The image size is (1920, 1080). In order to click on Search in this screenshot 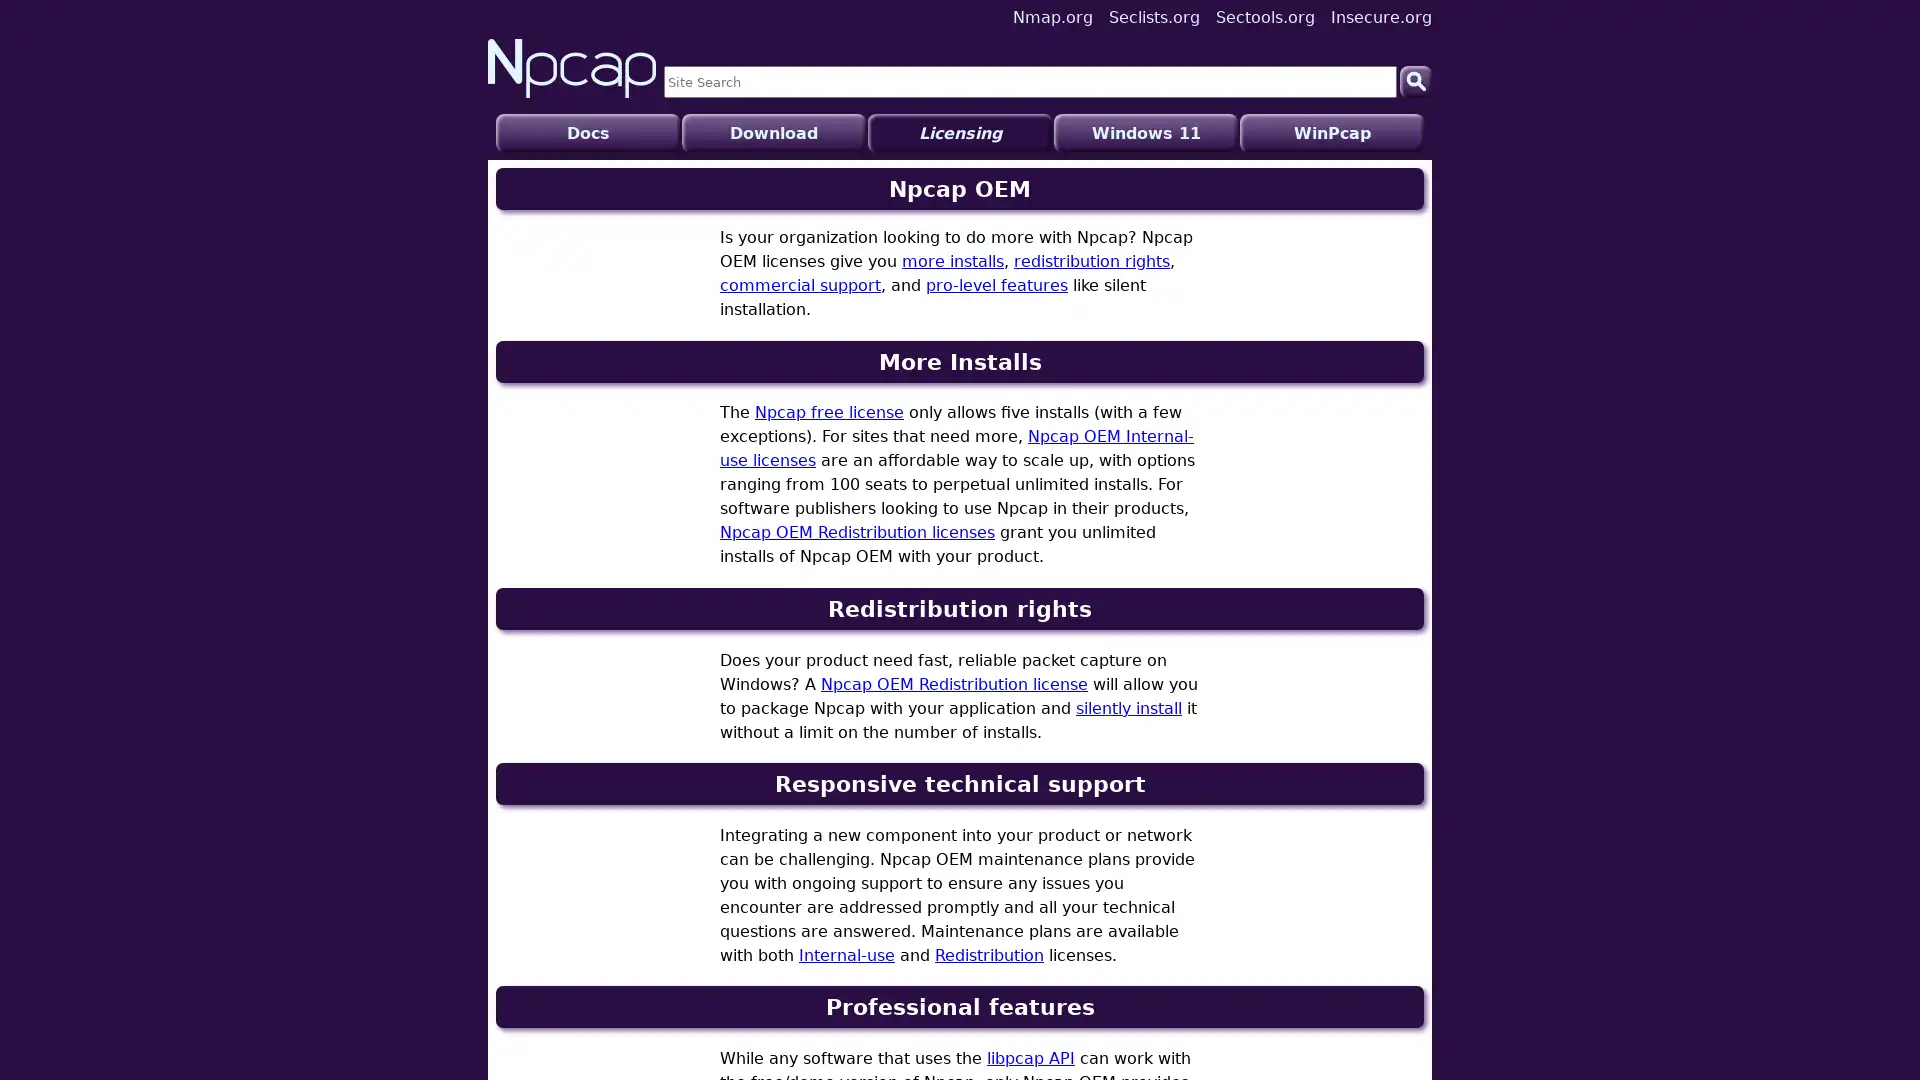, I will do `click(1415, 80)`.